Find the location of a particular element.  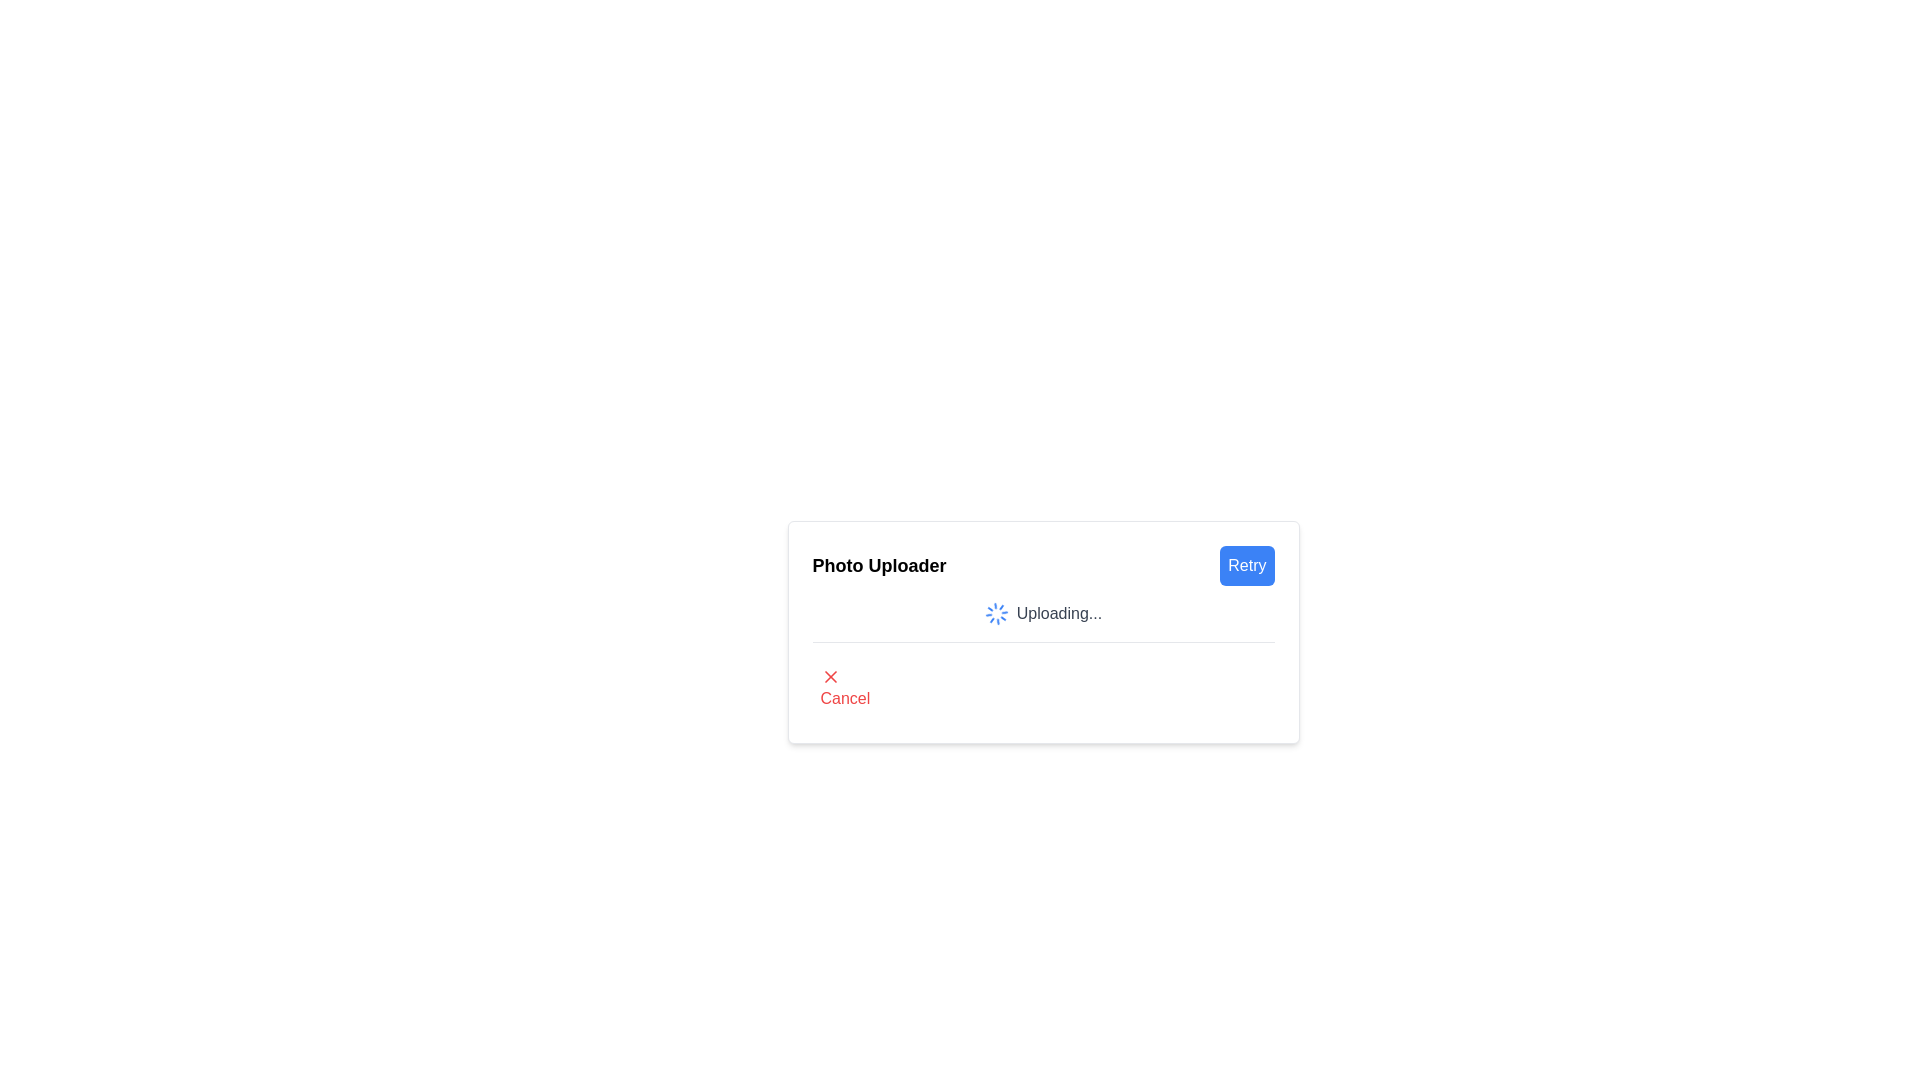

the text element that indicates an ongoing uploading process, which is positioned to the right of a spinning loader icon within a white card interface is located at coordinates (1058, 612).